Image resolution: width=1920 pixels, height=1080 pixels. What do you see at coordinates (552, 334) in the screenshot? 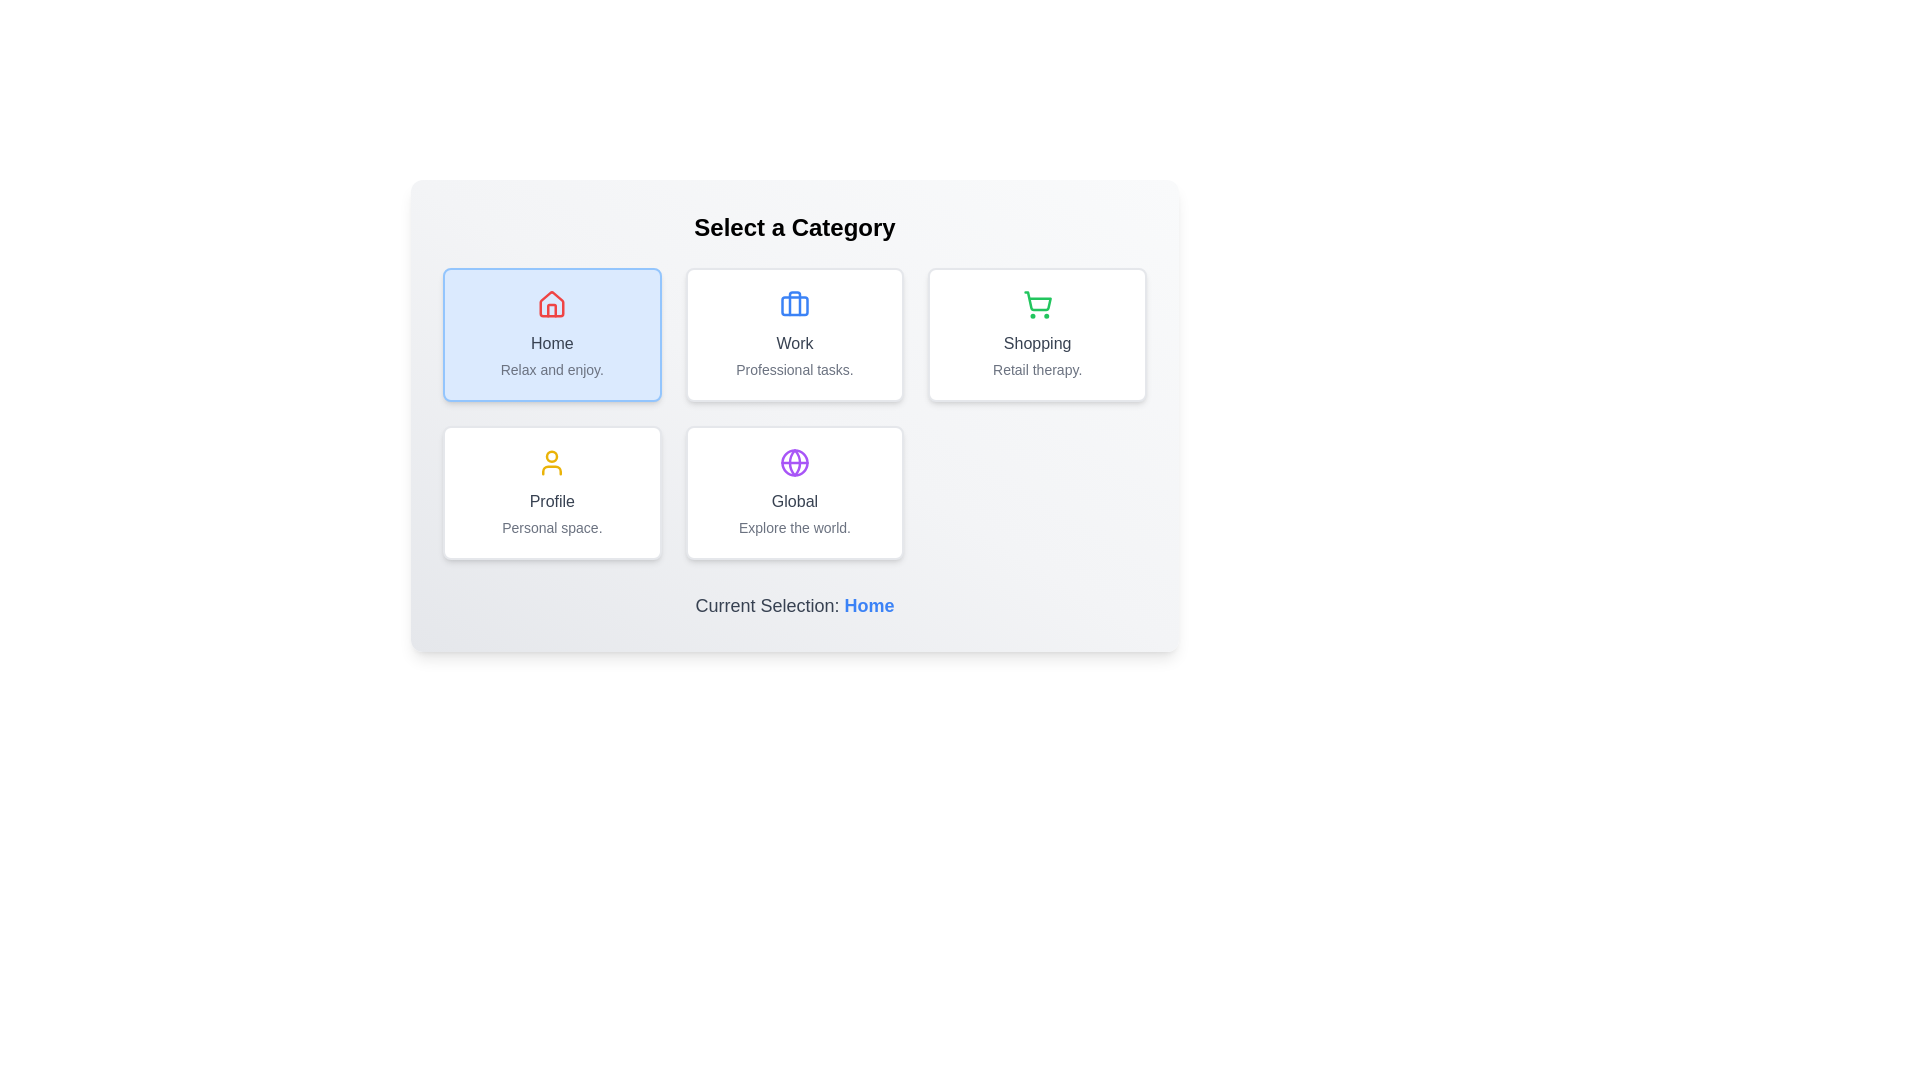
I see `the category Home by clicking its corresponding button` at bounding box center [552, 334].